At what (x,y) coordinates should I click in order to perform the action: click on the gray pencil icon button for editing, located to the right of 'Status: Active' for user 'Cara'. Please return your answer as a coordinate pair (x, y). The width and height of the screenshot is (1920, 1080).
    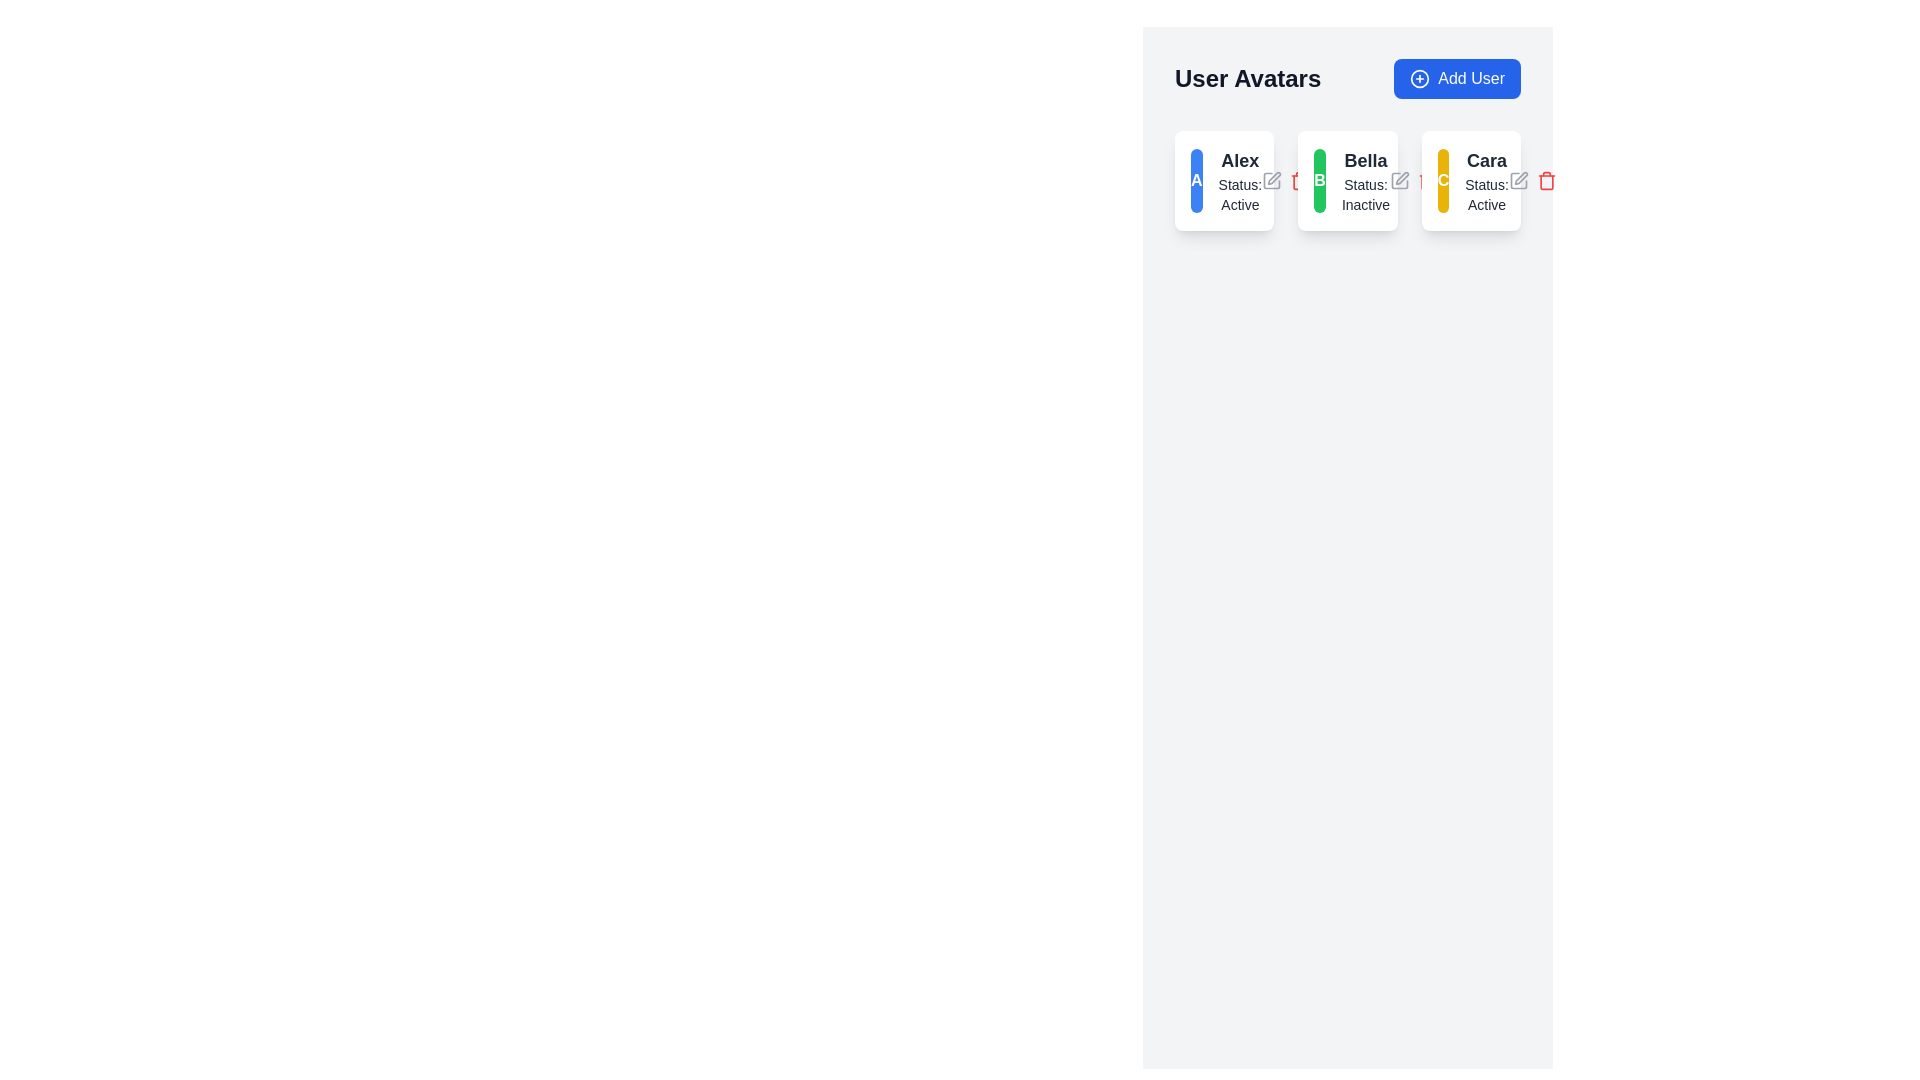
    Looking at the image, I should click on (1518, 181).